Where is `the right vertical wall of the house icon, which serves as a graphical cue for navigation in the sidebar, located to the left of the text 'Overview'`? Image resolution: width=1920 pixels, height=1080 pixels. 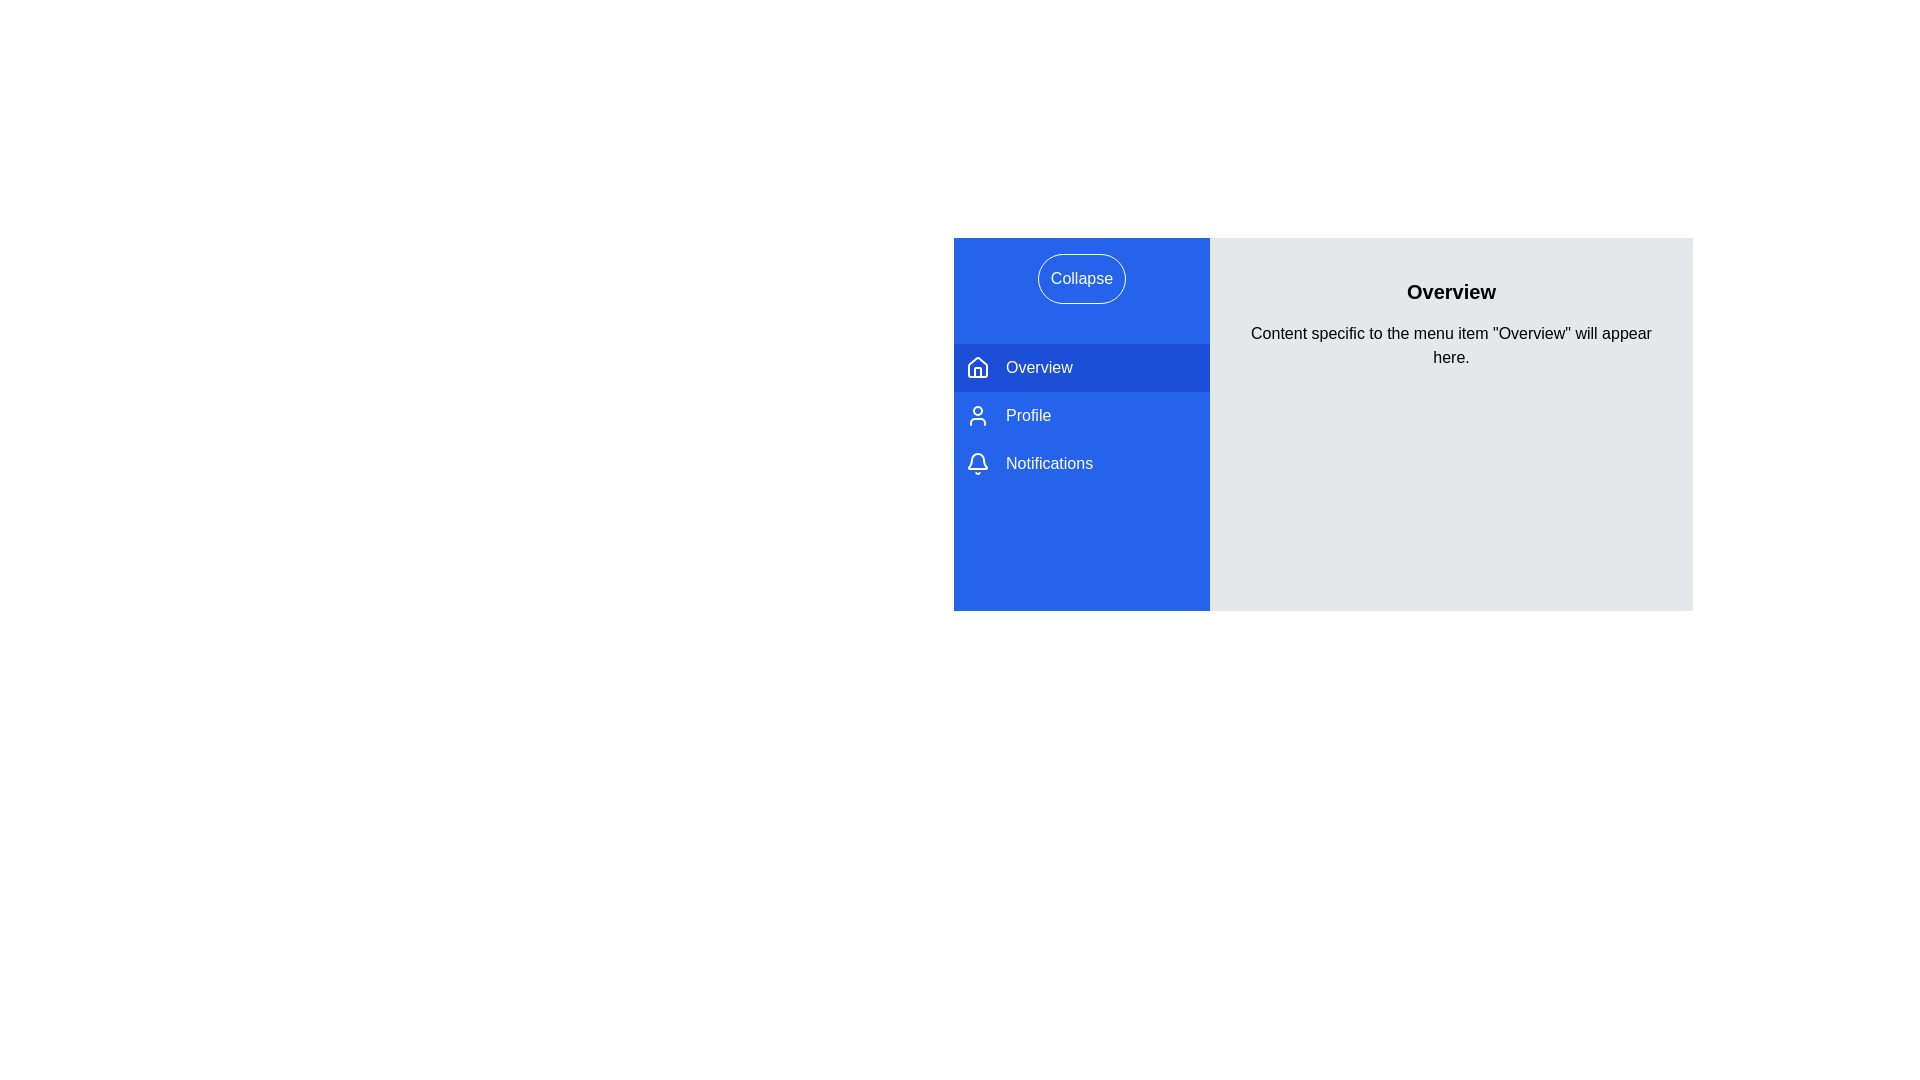 the right vertical wall of the house icon, which serves as a graphical cue for navigation in the sidebar, located to the left of the text 'Overview' is located at coordinates (978, 371).